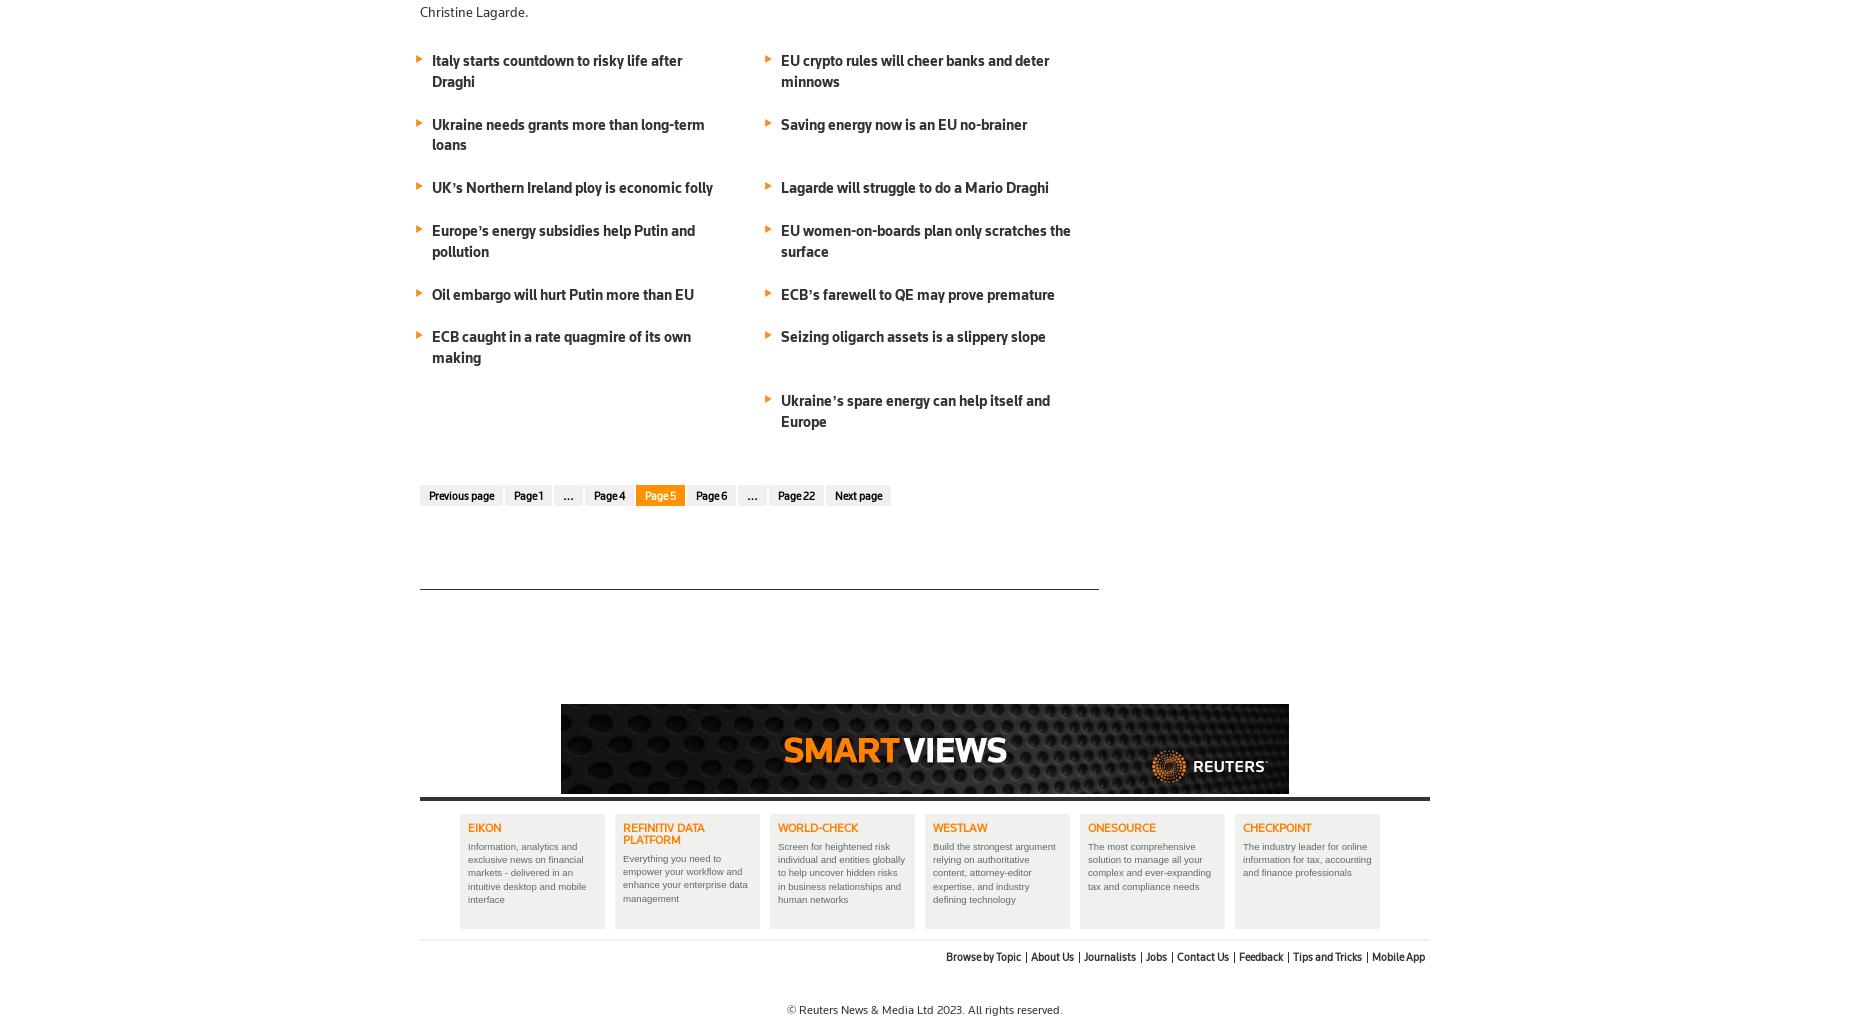 The image size is (1850, 1025). What do you see at coordinates (1291, 956) in the screenshot?
I see `'Tips and Tricks'` at bounding box center [1291, 956].